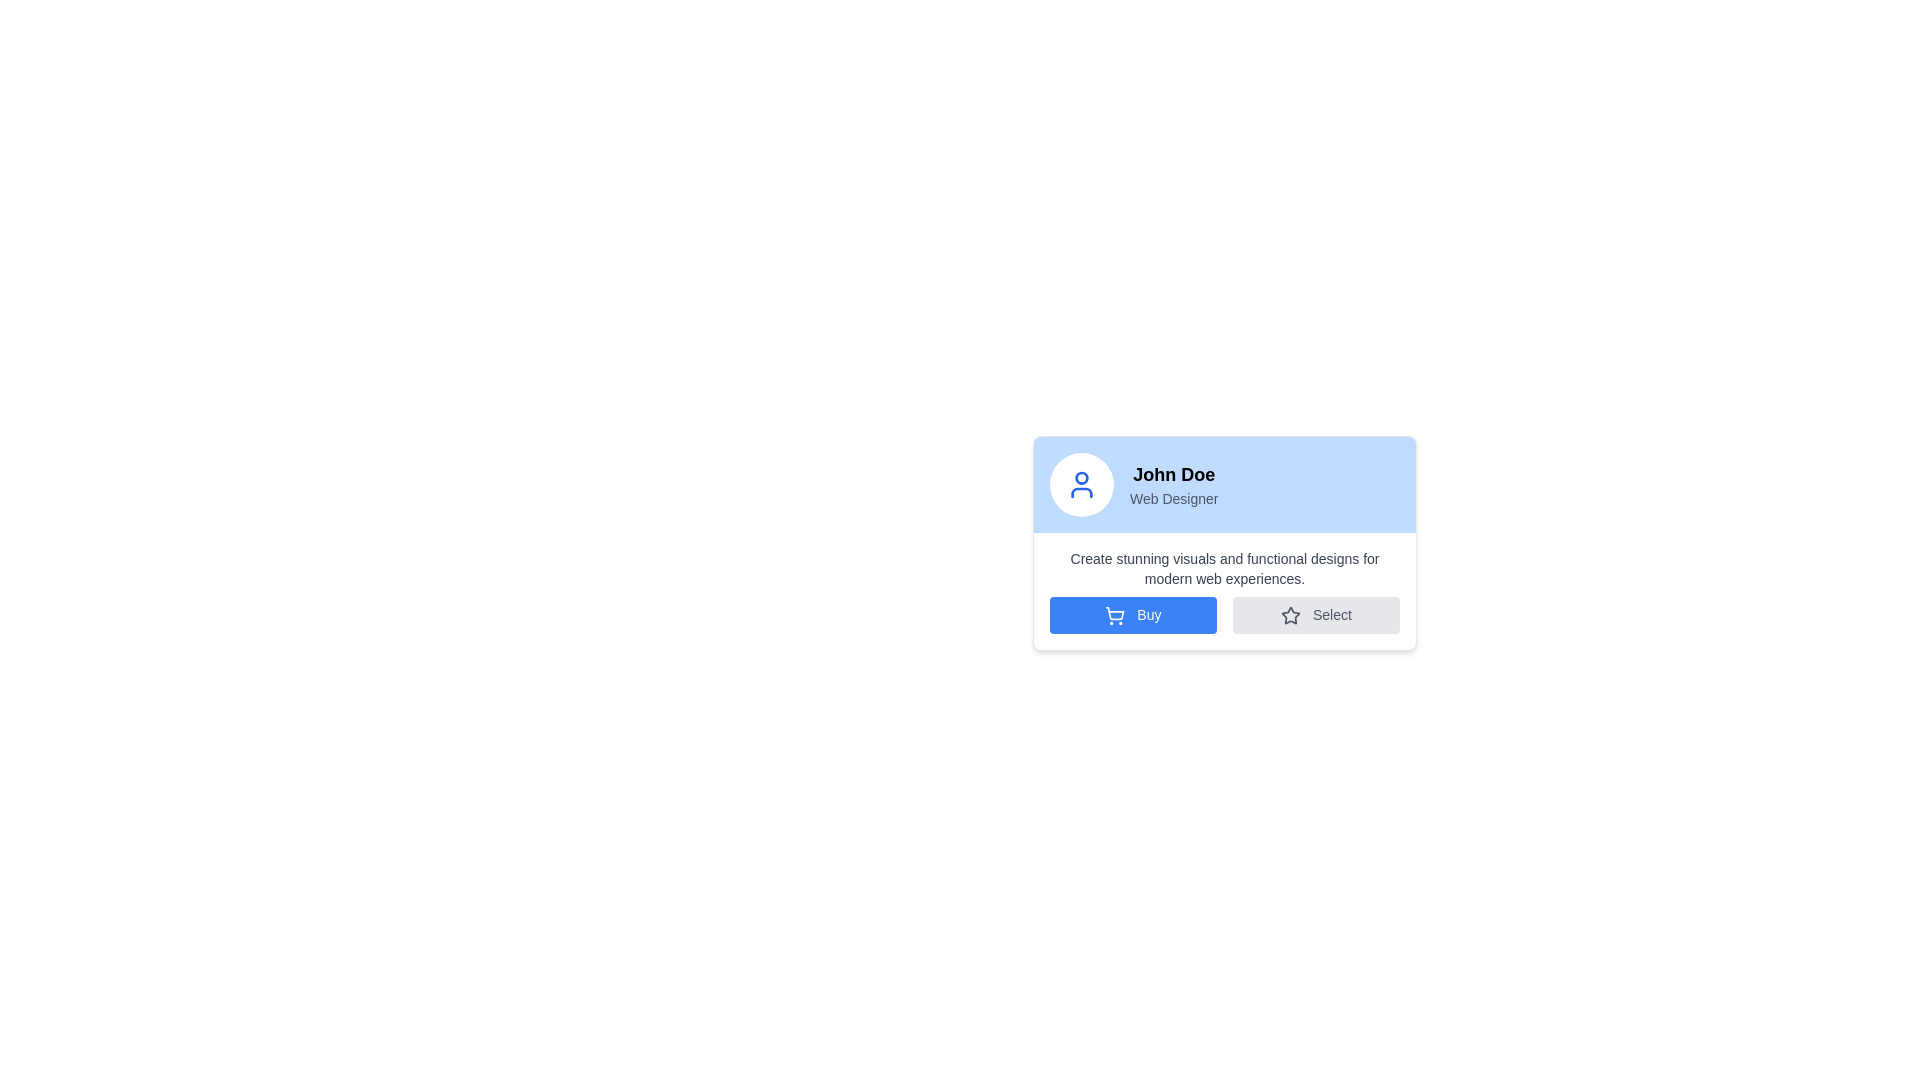 The image size is (1920, 1080). I want to click on the bold text label reading 'John Doe', so click(1174, 474).